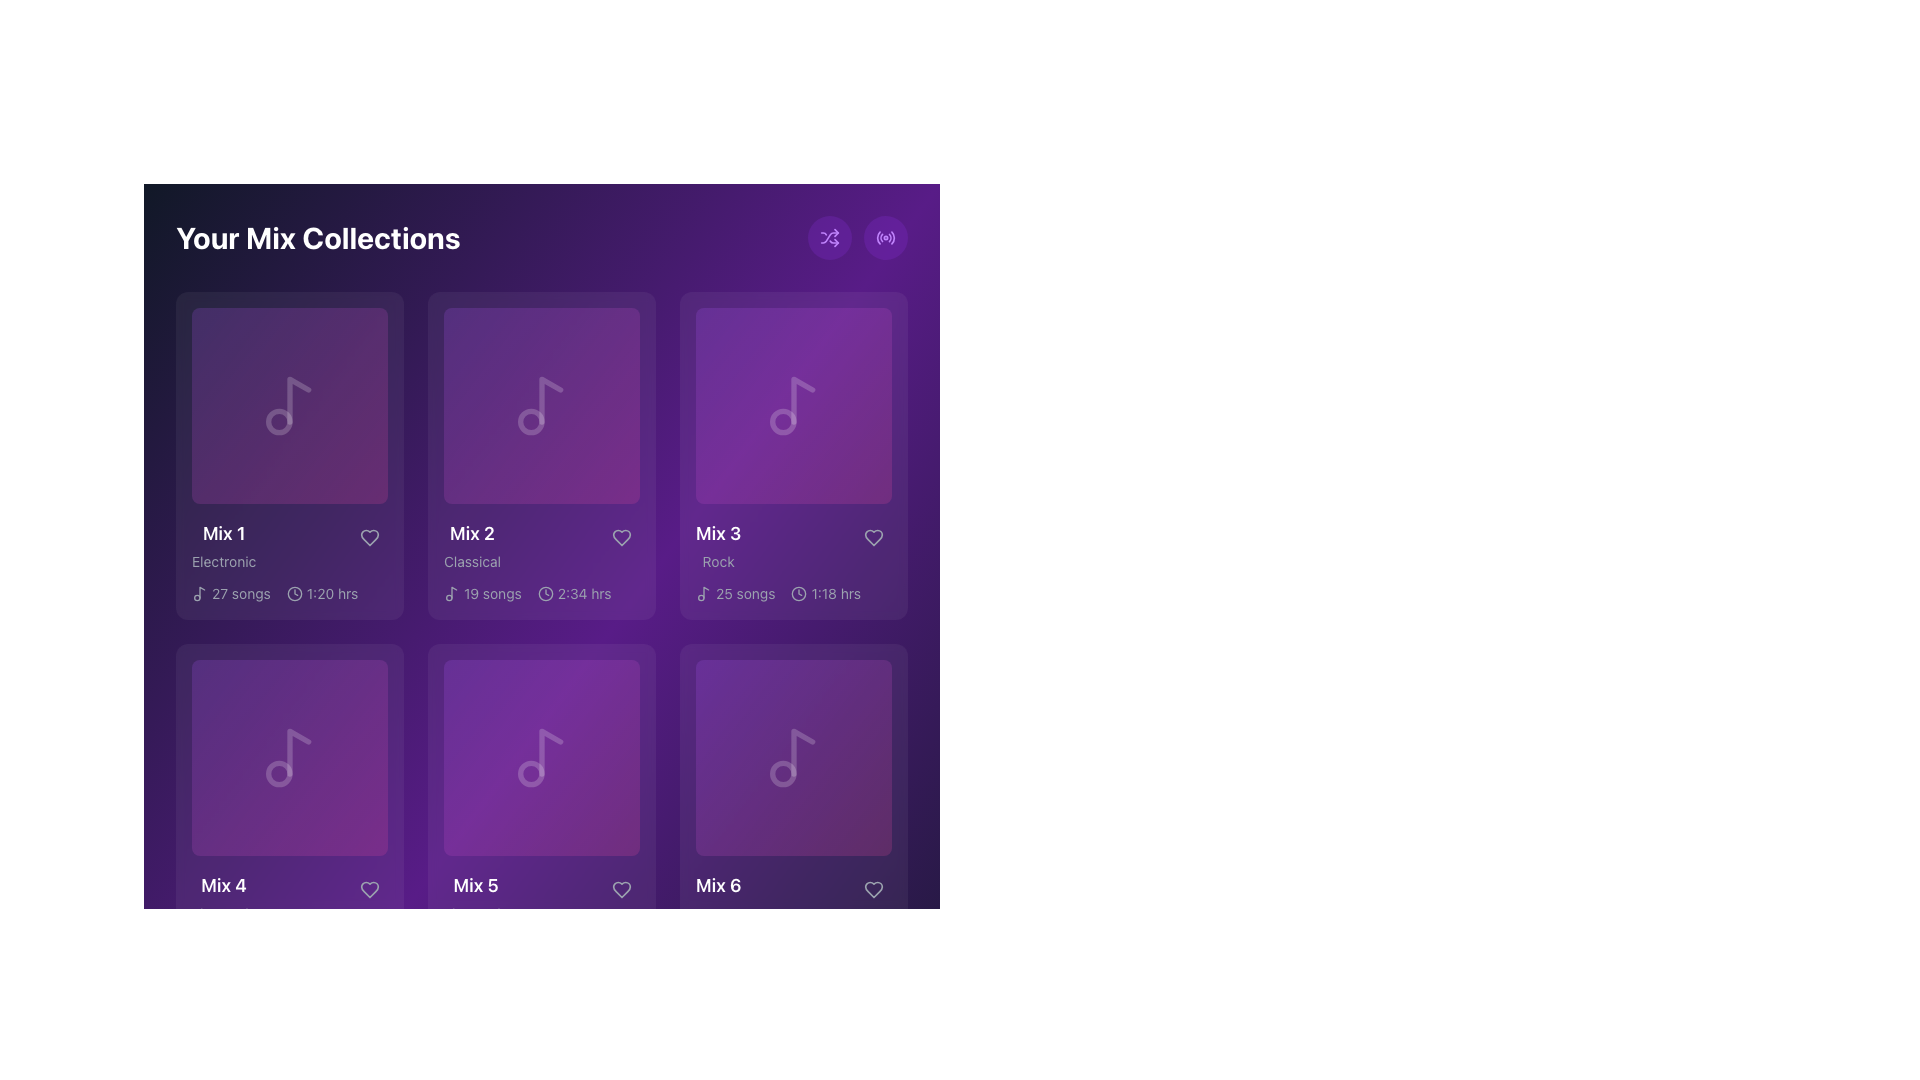  I want to click on the backward navigation icon button located at the bottom center of the interface for keyboard navigation, so click(419, 1023).